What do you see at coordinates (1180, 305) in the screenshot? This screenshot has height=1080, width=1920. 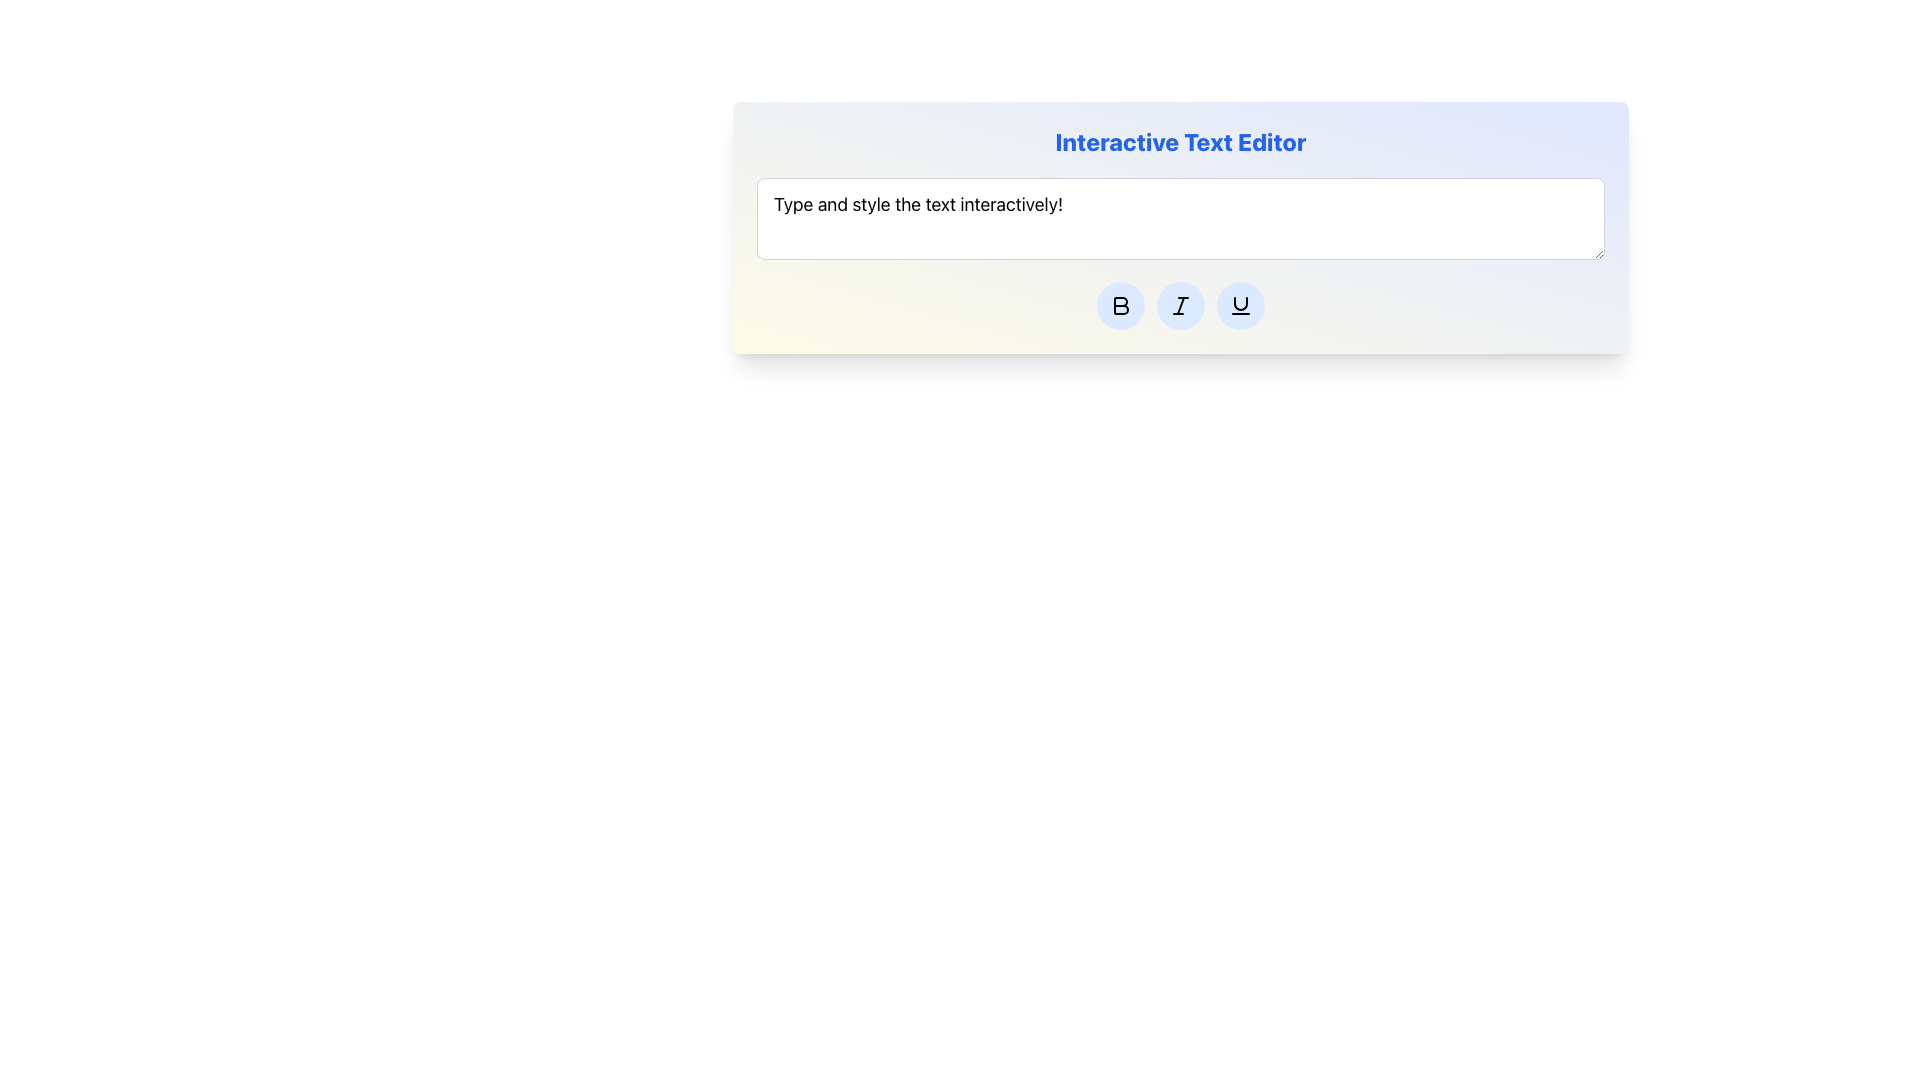 I see `the outlined italic 'I' icon button, which is the middle icon among three formatting options` at bounding box center [1180, 305].